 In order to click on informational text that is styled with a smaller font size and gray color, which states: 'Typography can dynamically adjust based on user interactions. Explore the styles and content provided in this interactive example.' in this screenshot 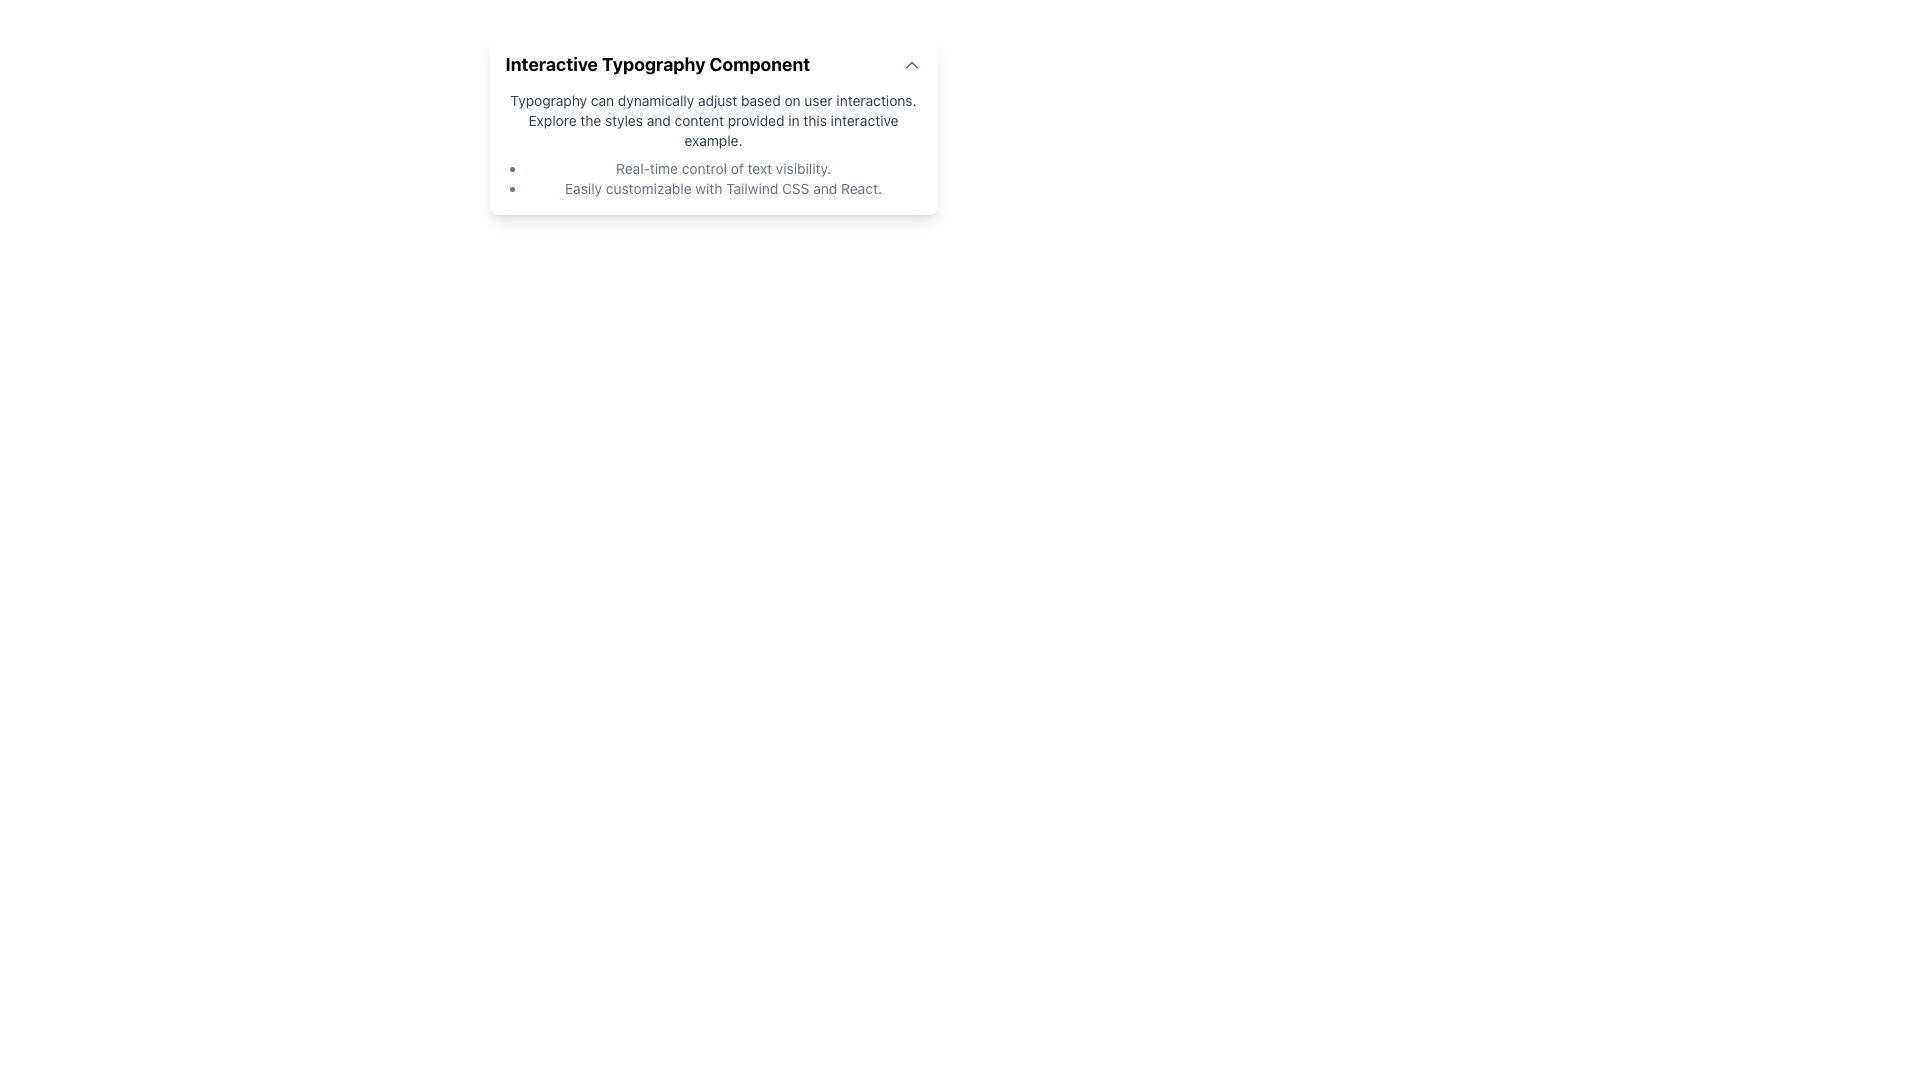, I will do `click(713, 120)`.